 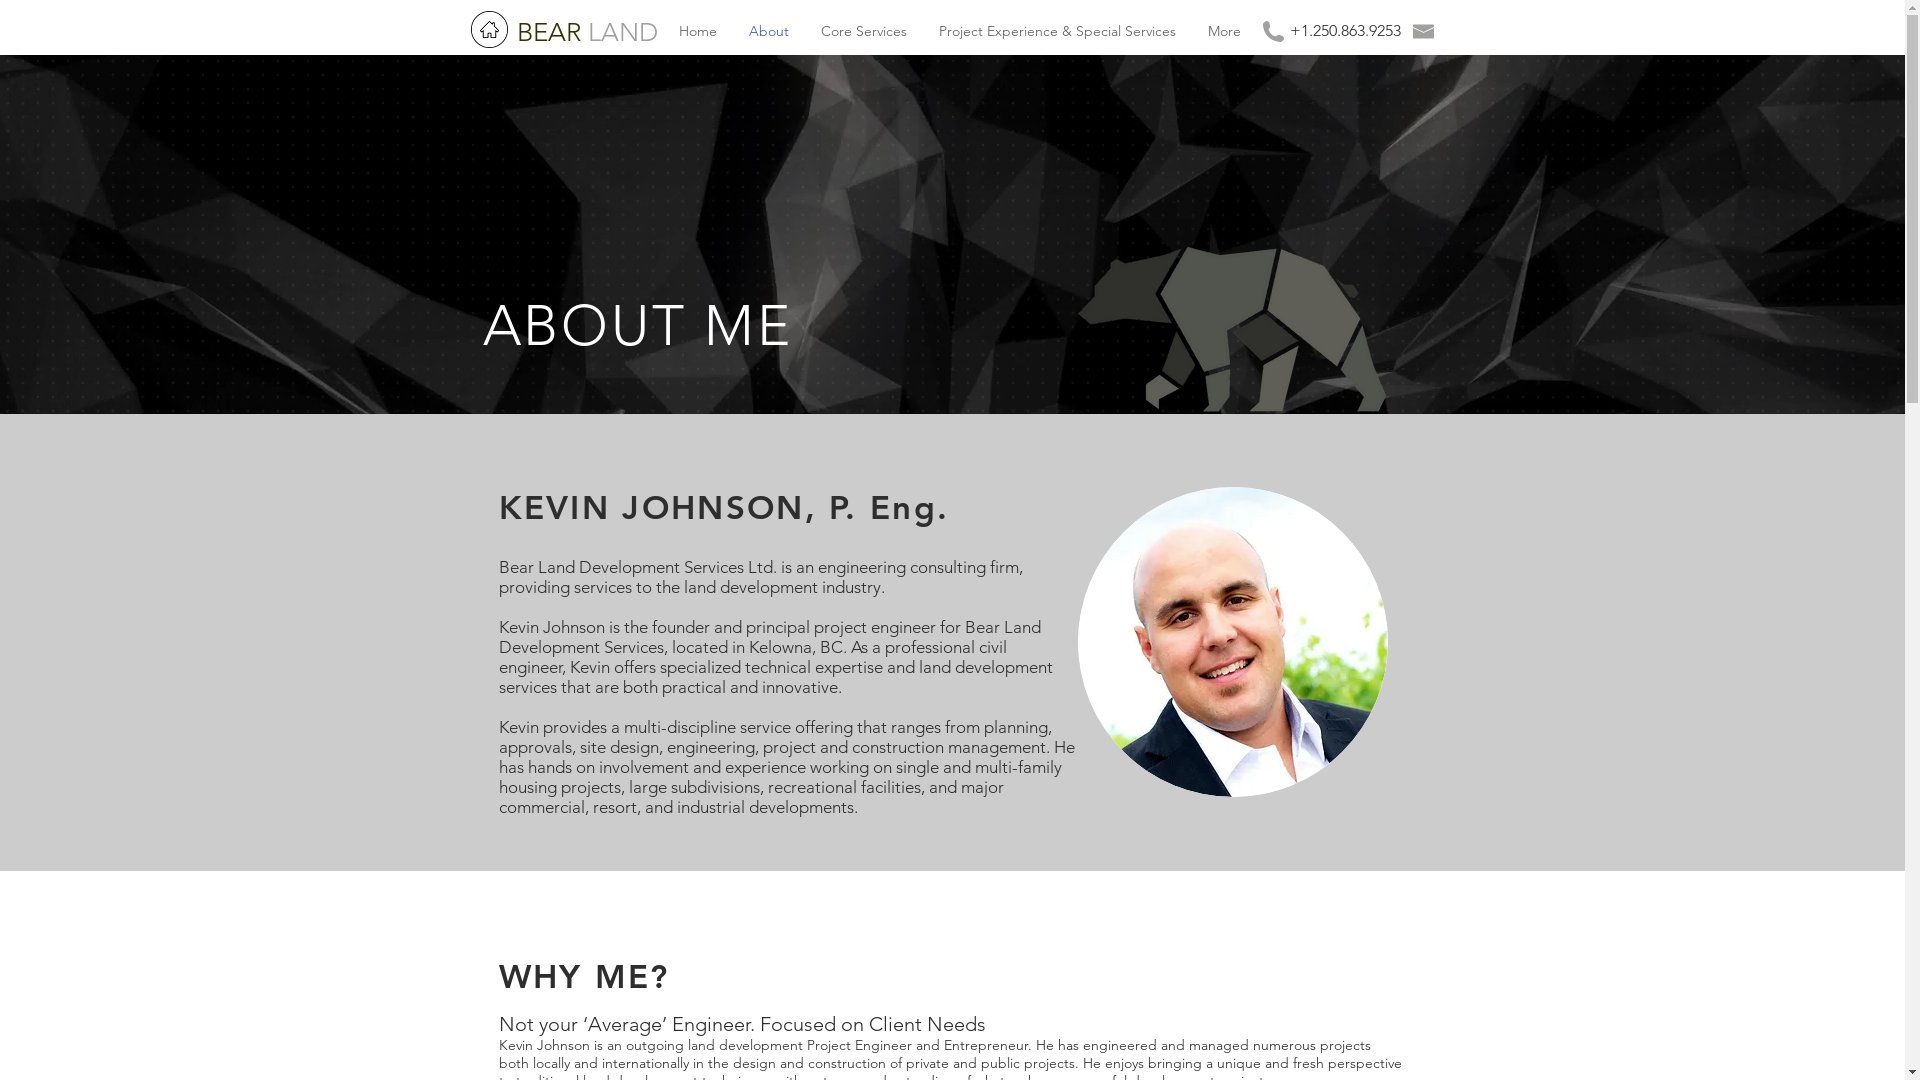 I want to click on 'Home', so click(x=696, y=31).